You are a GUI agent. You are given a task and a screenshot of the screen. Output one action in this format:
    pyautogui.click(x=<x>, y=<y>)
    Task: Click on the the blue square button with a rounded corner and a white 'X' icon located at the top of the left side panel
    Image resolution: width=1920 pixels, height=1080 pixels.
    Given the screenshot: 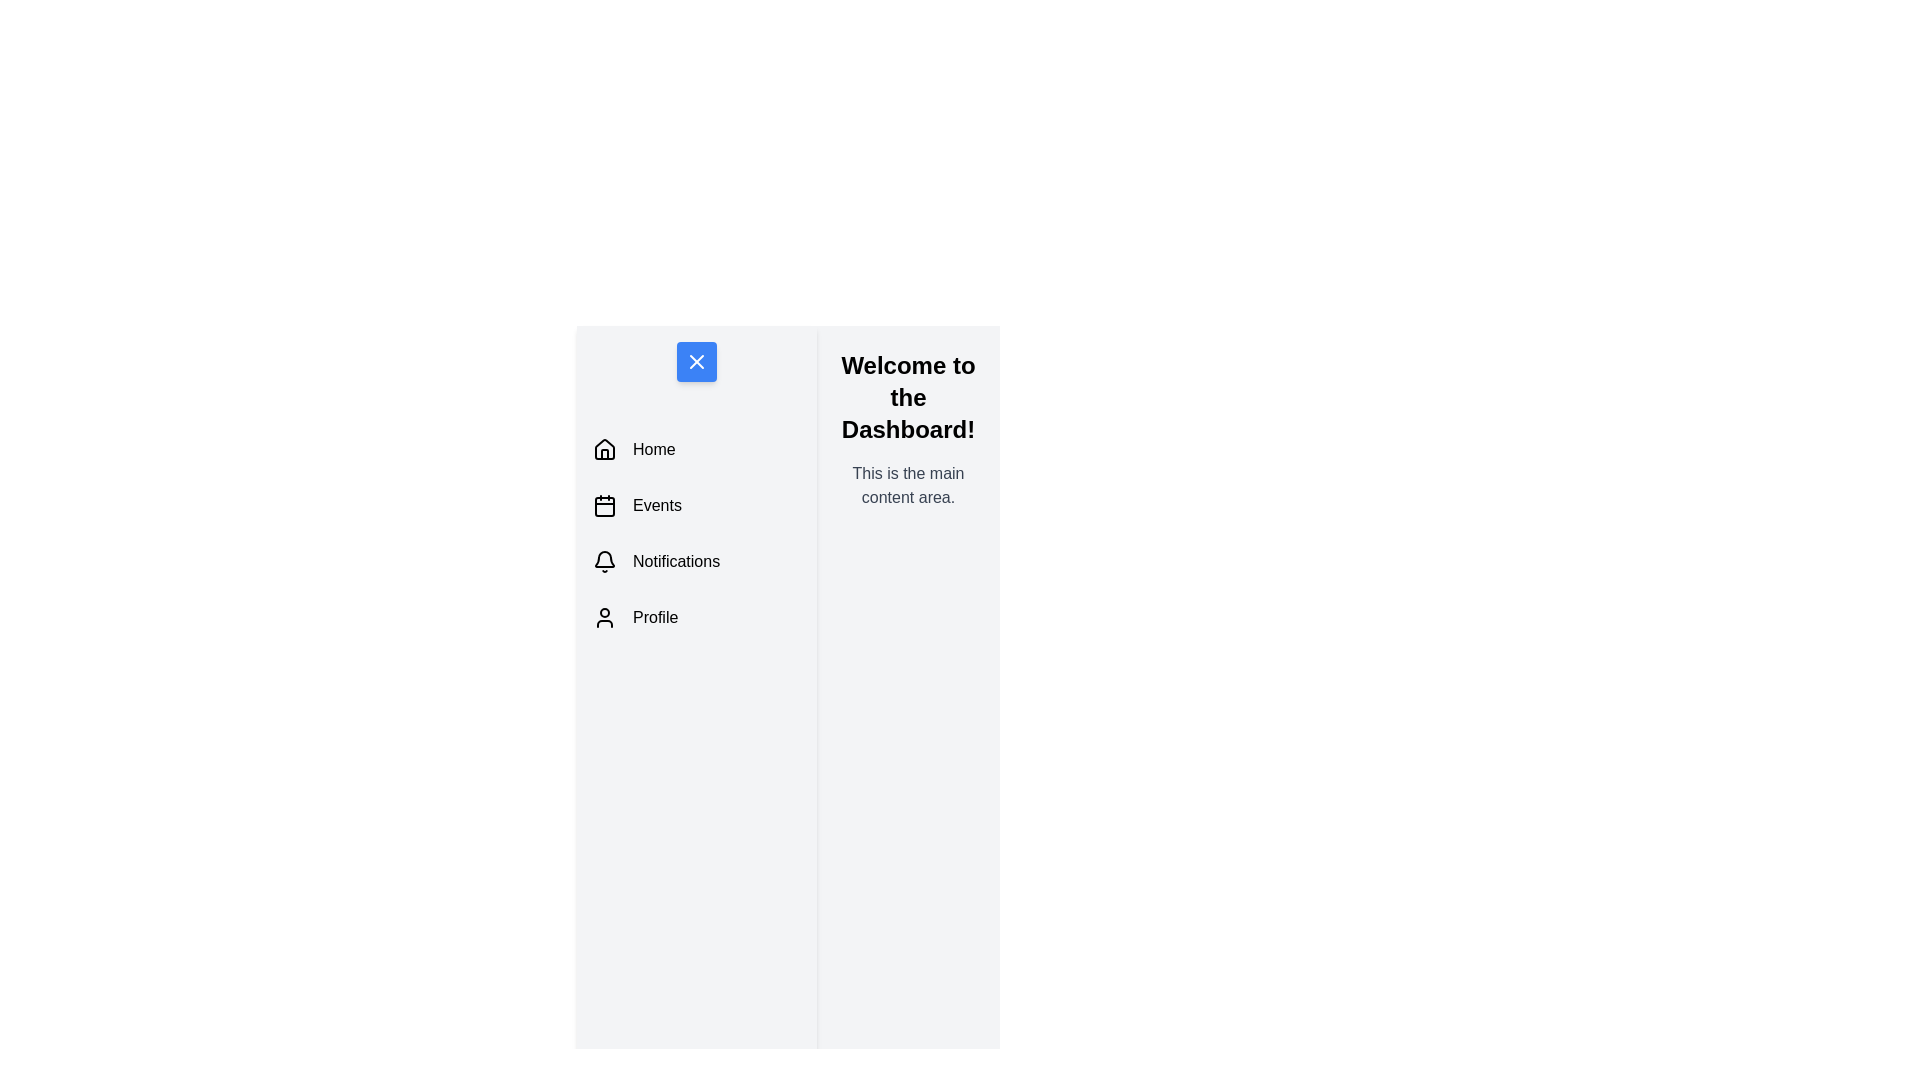 What is the action you would take?
    pyautogui.click(x=696, y=362)
    